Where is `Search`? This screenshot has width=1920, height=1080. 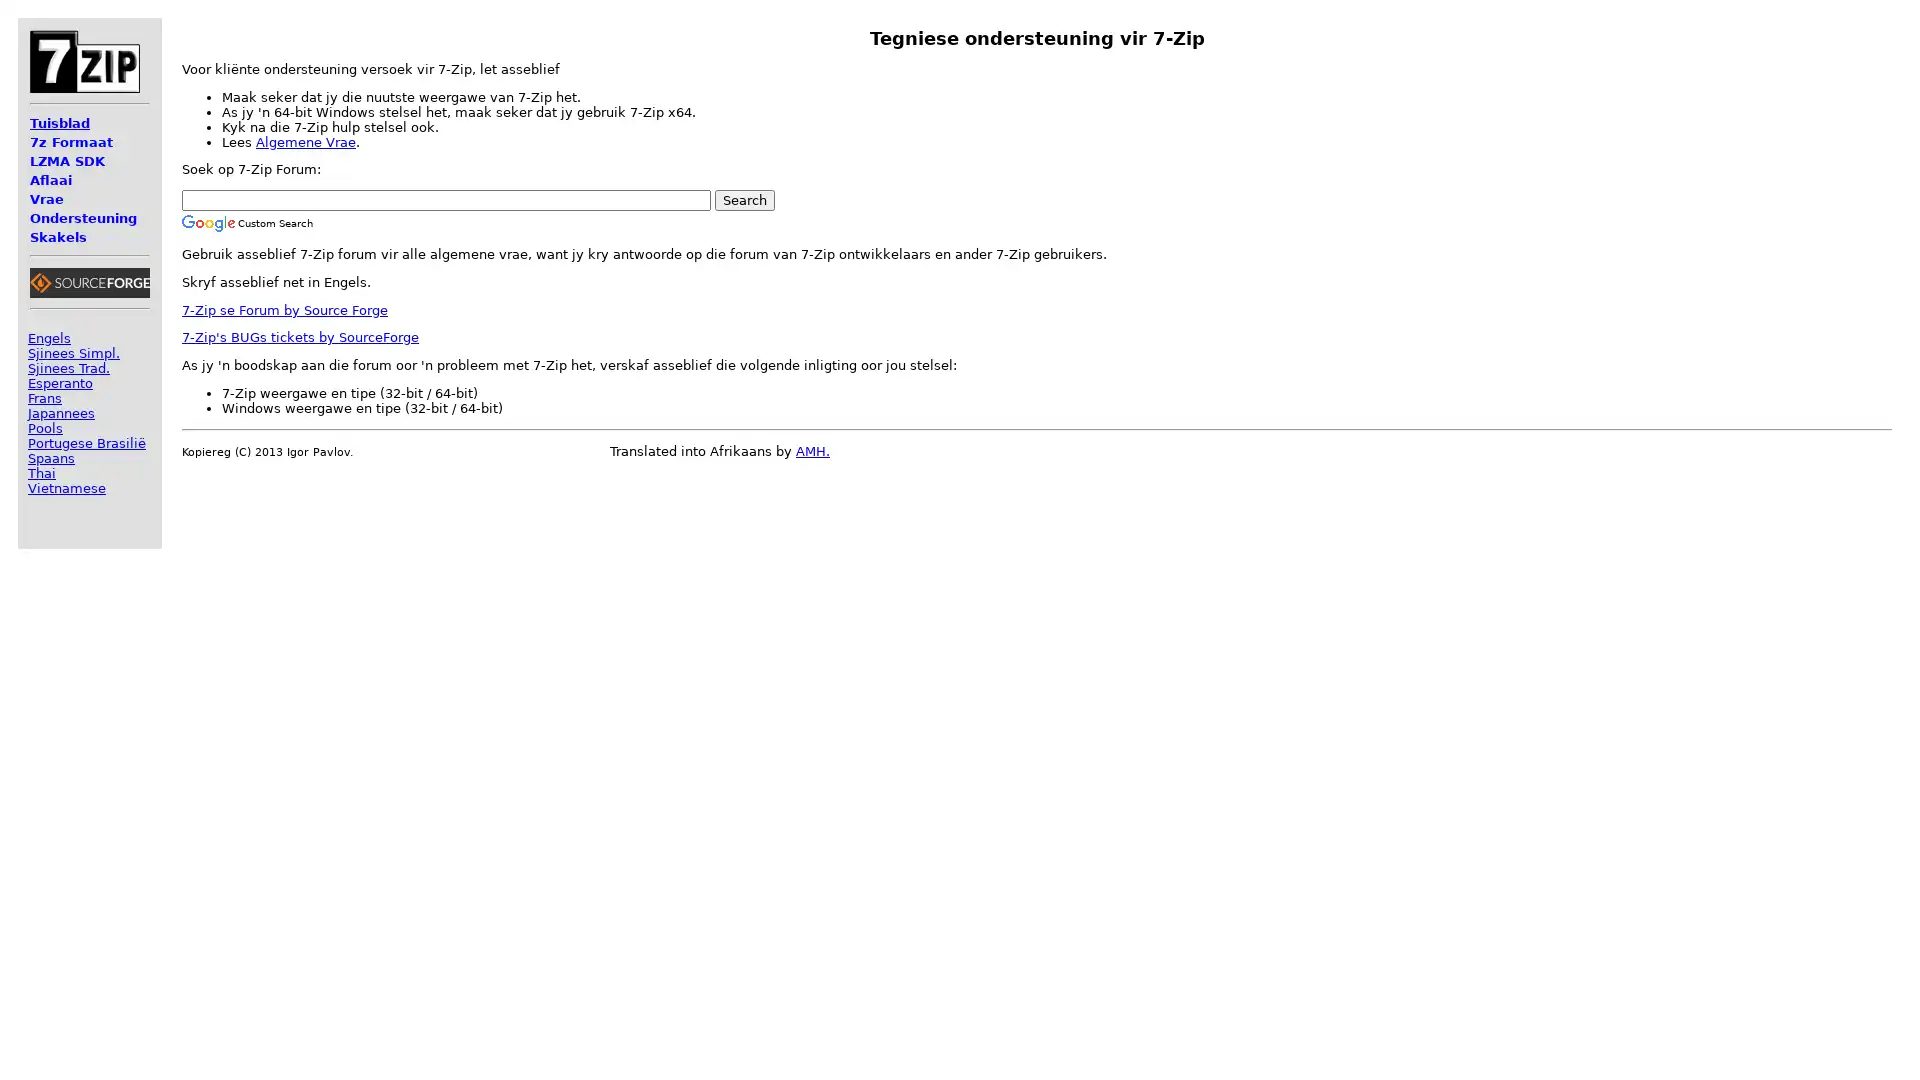 Search is located at coordinates (743, 200).